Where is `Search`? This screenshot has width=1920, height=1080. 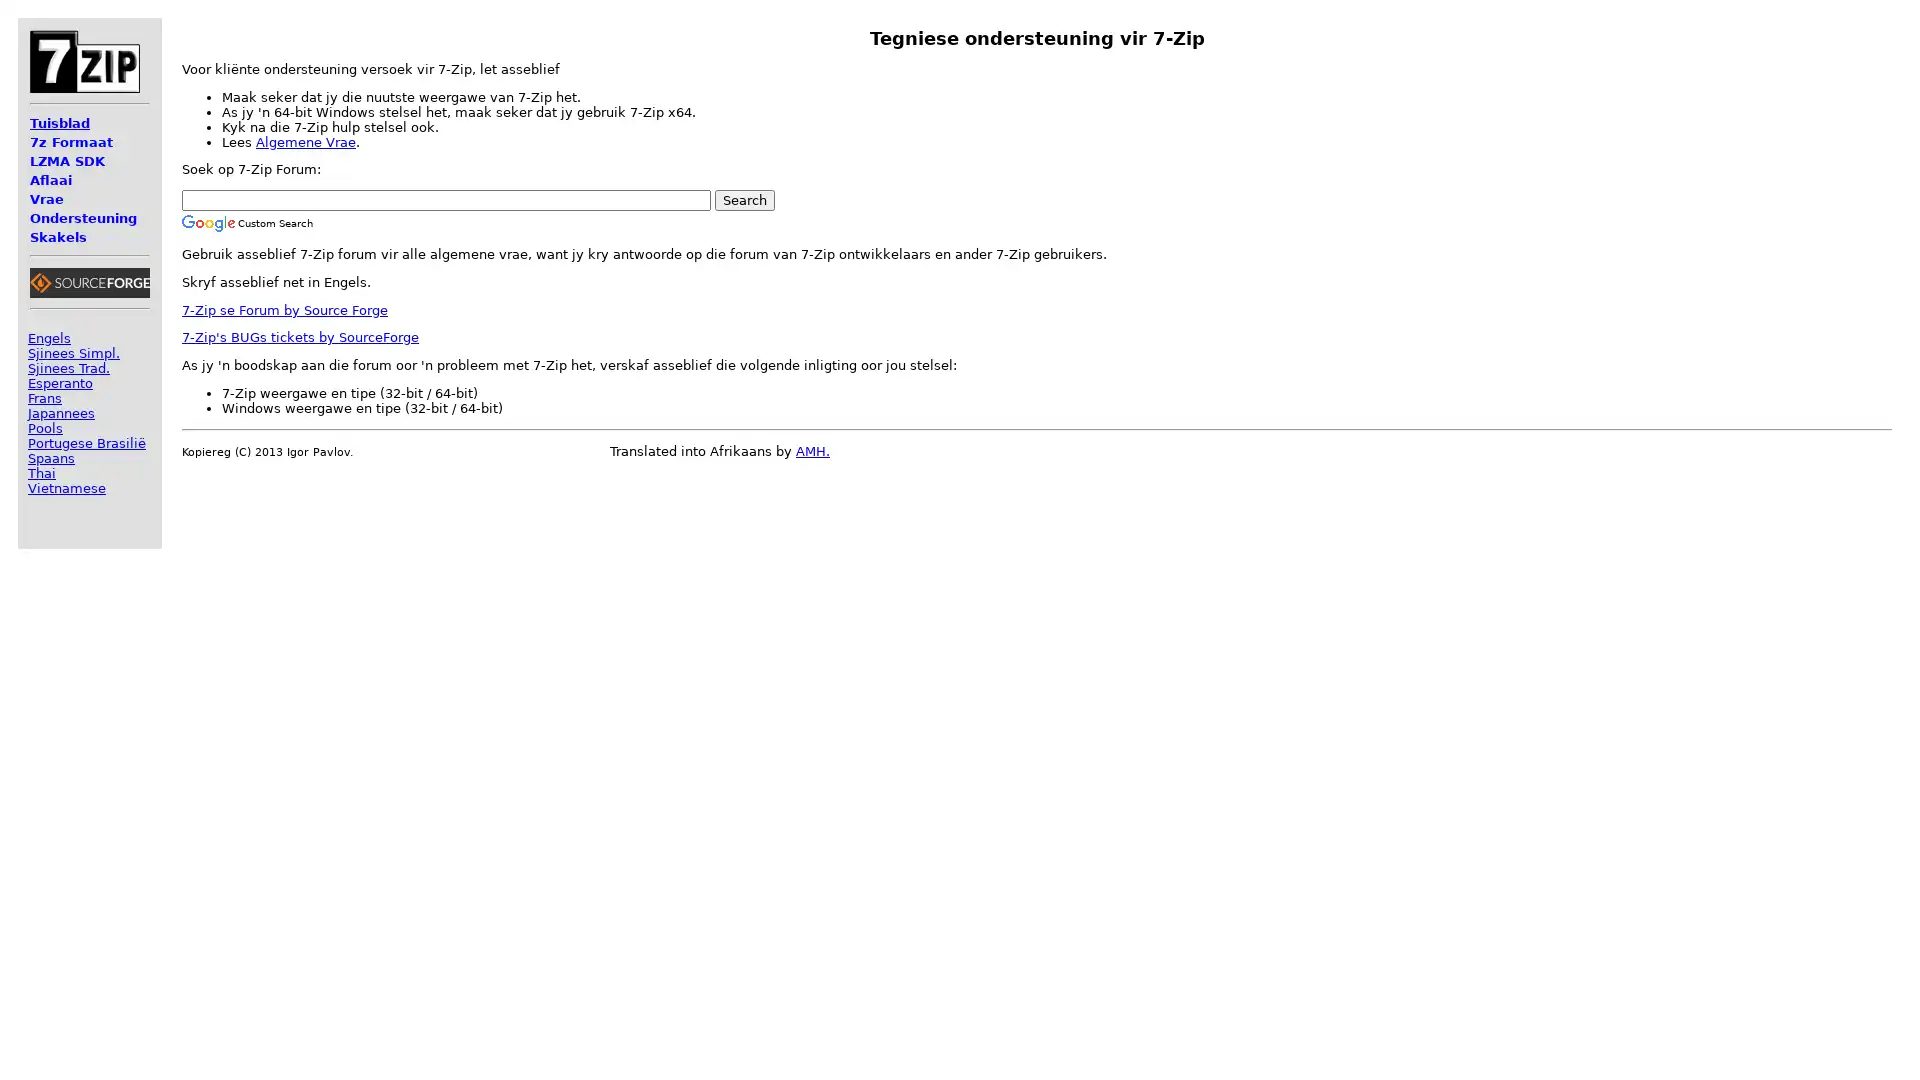 Search is located at coordinates (743, 200).